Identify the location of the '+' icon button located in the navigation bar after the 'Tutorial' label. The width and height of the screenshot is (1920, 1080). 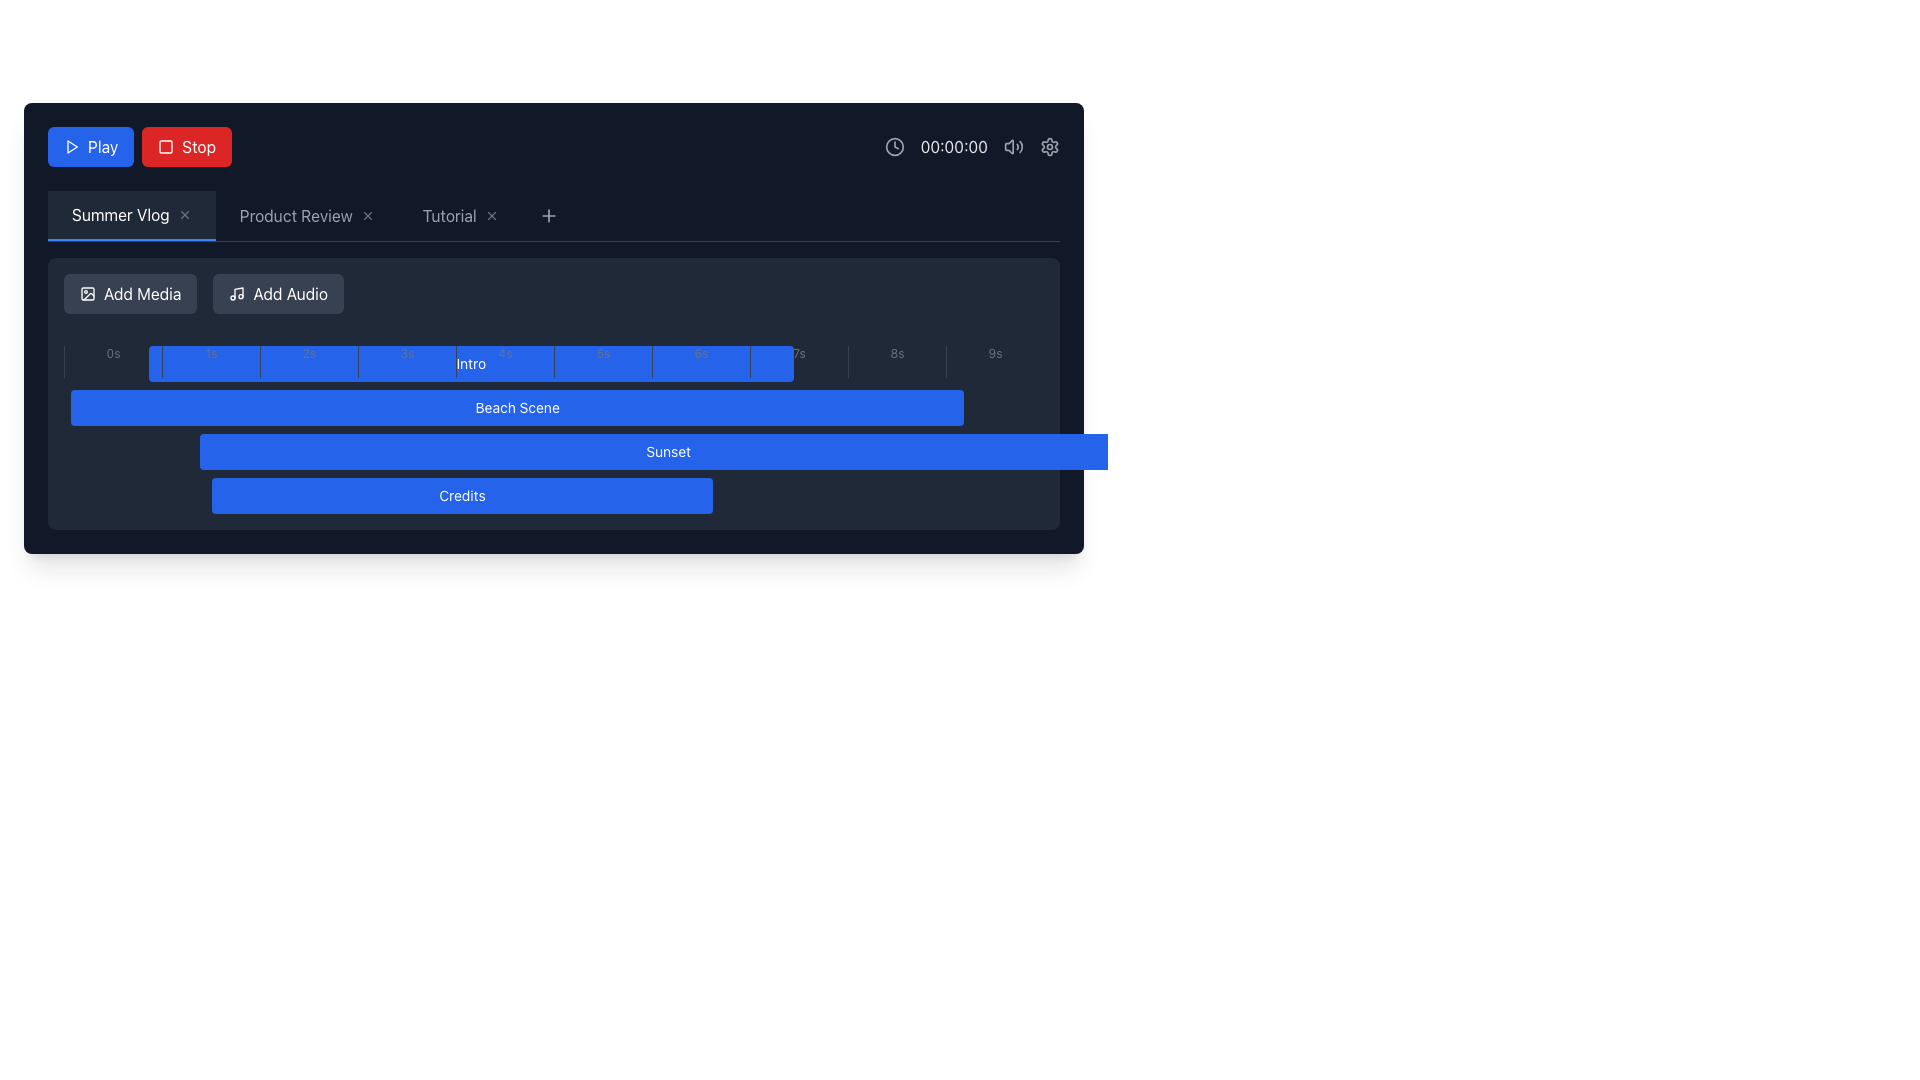
(548, 216).